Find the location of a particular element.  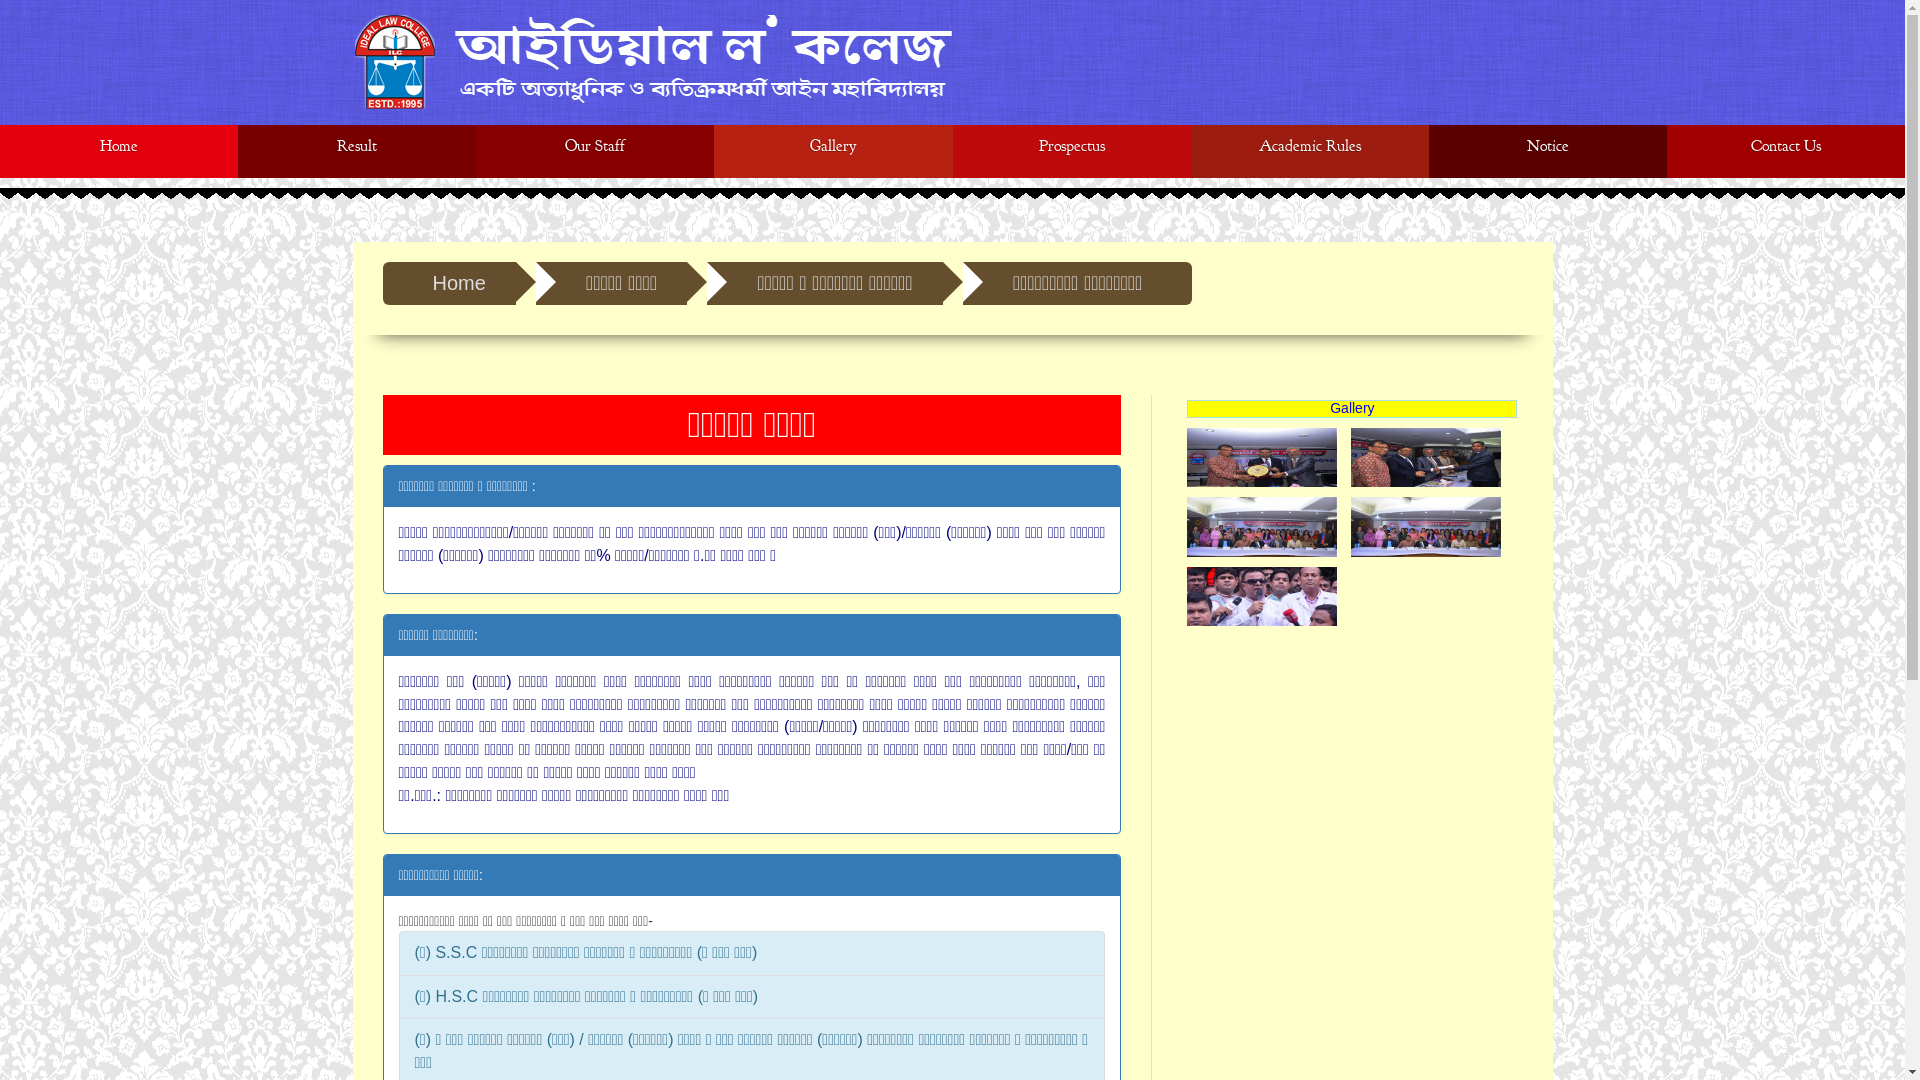

'Our Staff' is located at coordinates (594, 150).